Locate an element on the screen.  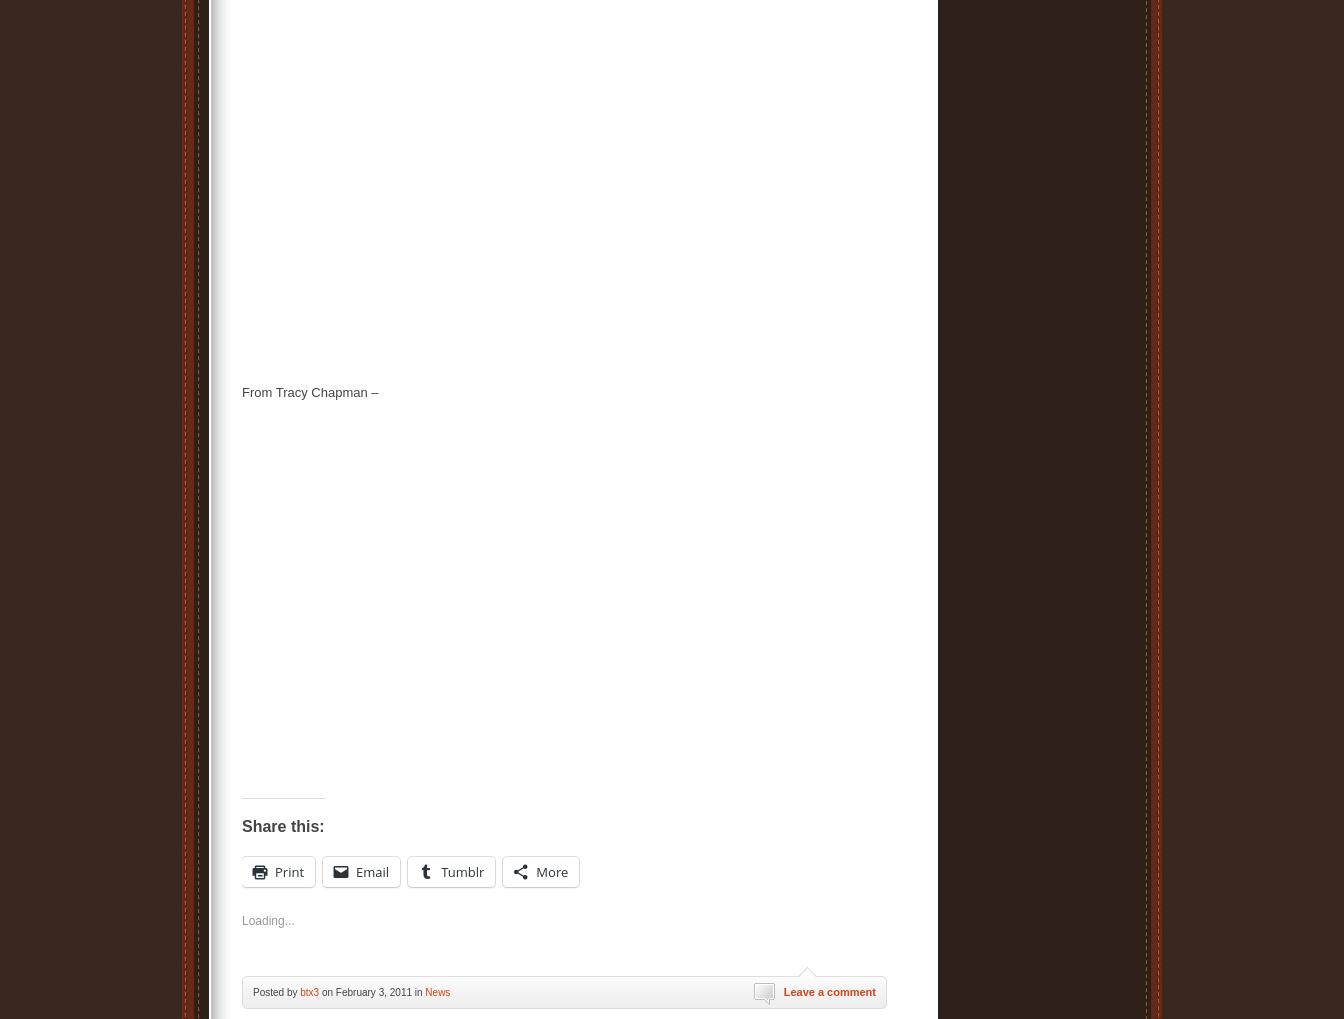
'Email' is located at coordinates (372, 870).